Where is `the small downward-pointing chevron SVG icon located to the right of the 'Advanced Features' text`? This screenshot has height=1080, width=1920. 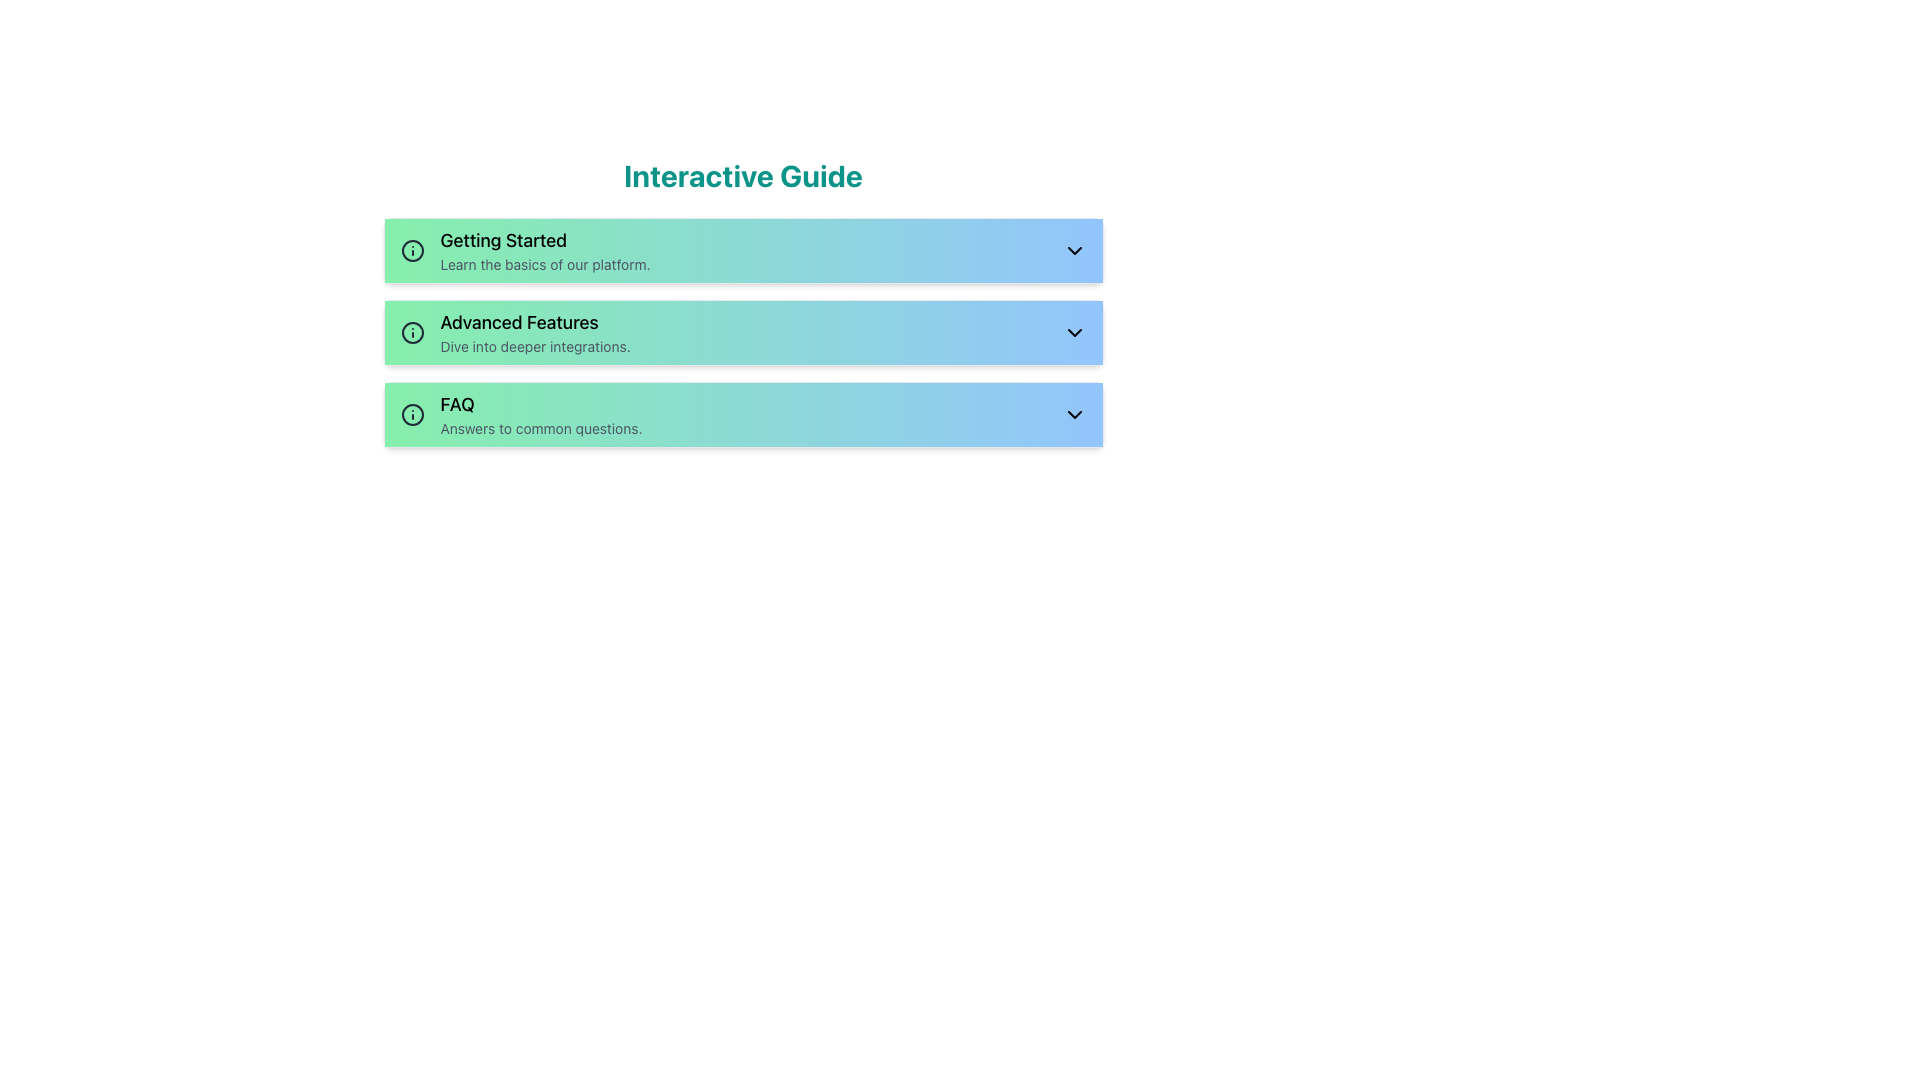
the small downward-pointing chevron SVG icon located to the right of the 'Advanced Features' text is located at coordinates (1073, 331).